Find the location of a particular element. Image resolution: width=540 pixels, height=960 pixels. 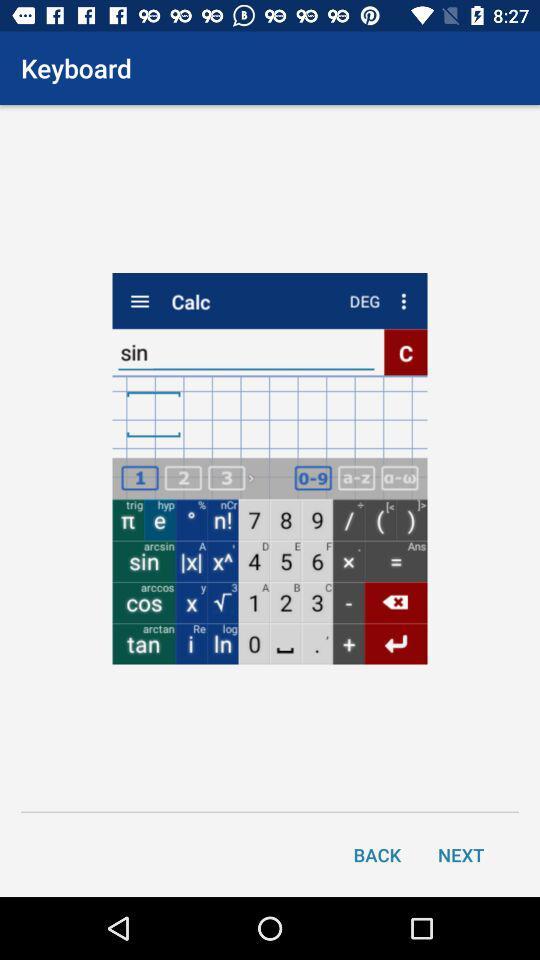

the next icon is located at coordinates (461, 853).